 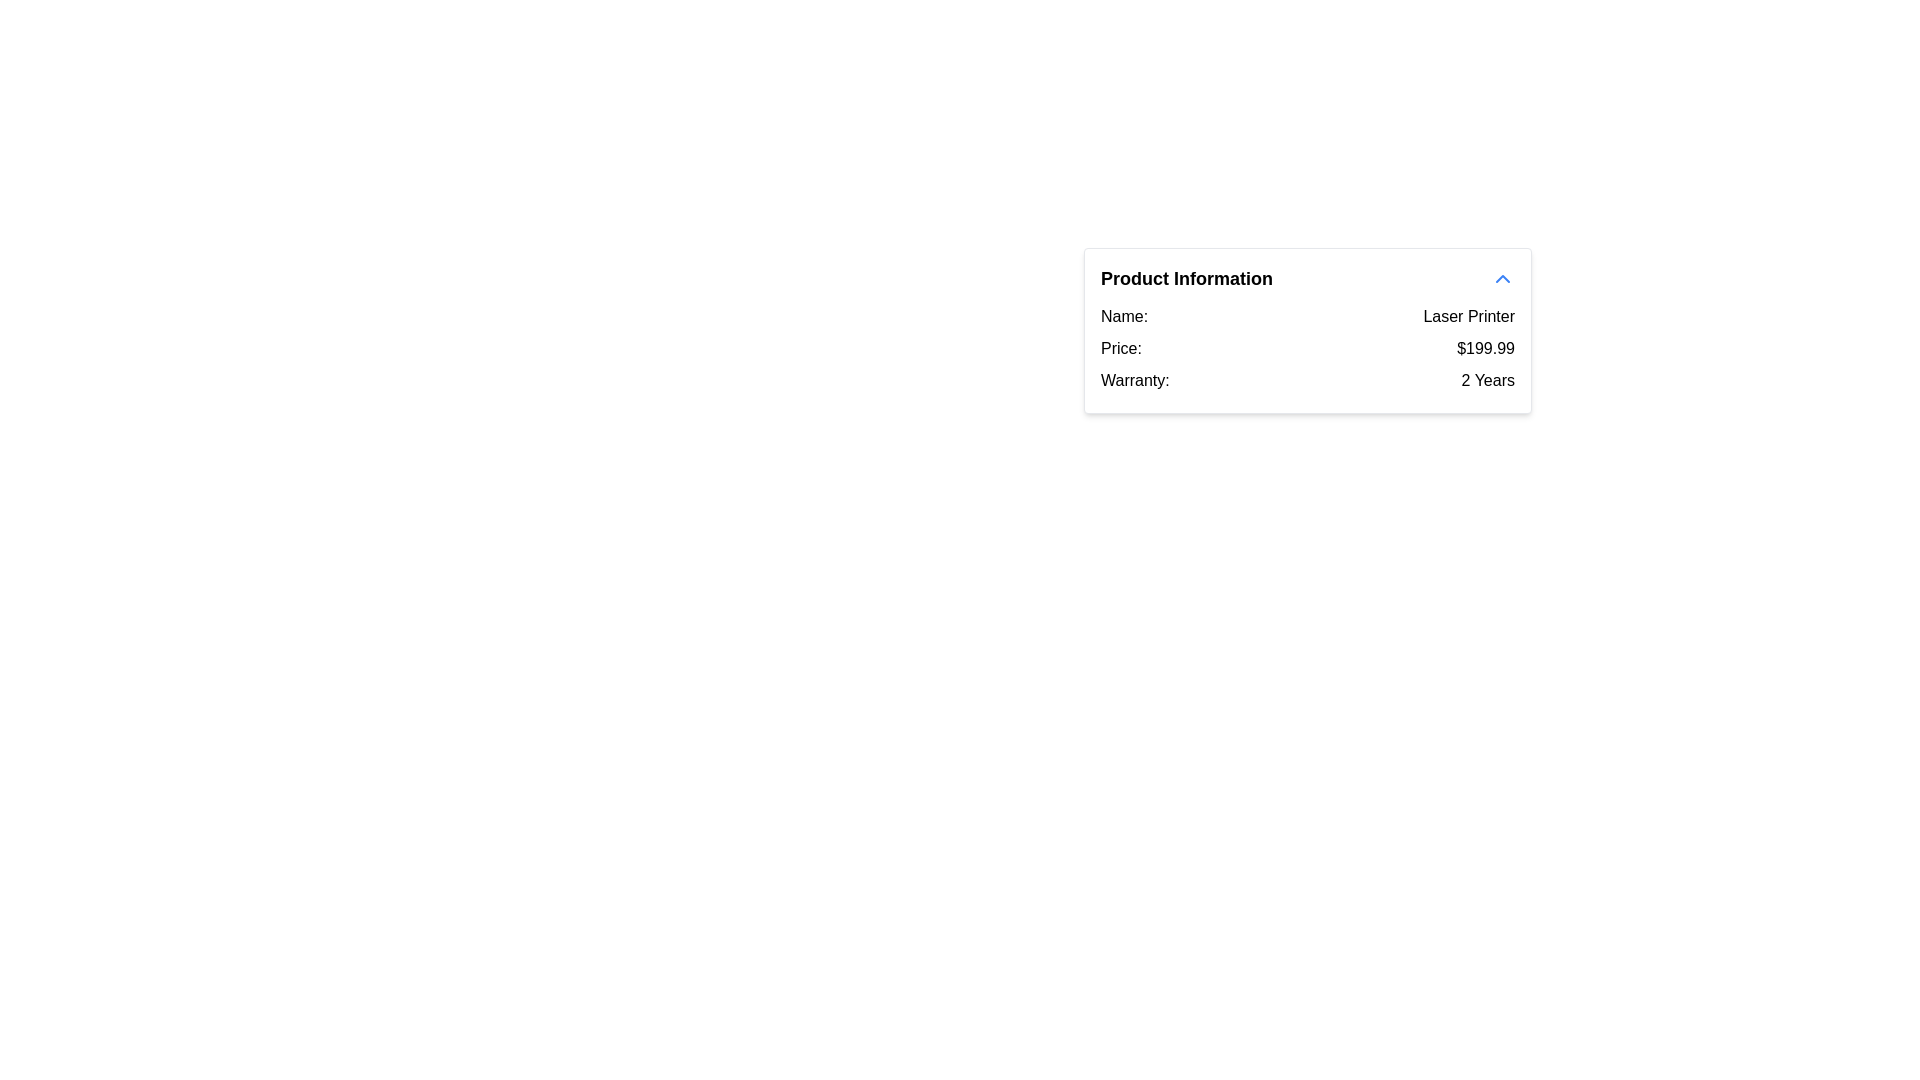 What do you see at coordinates (1135, 381) in the screenshot?
I see `the text label displaying 'Warranty:' which is positioned in a small card, aligned to the left of the '2 Years' value` at bounding box center [1135, 381].